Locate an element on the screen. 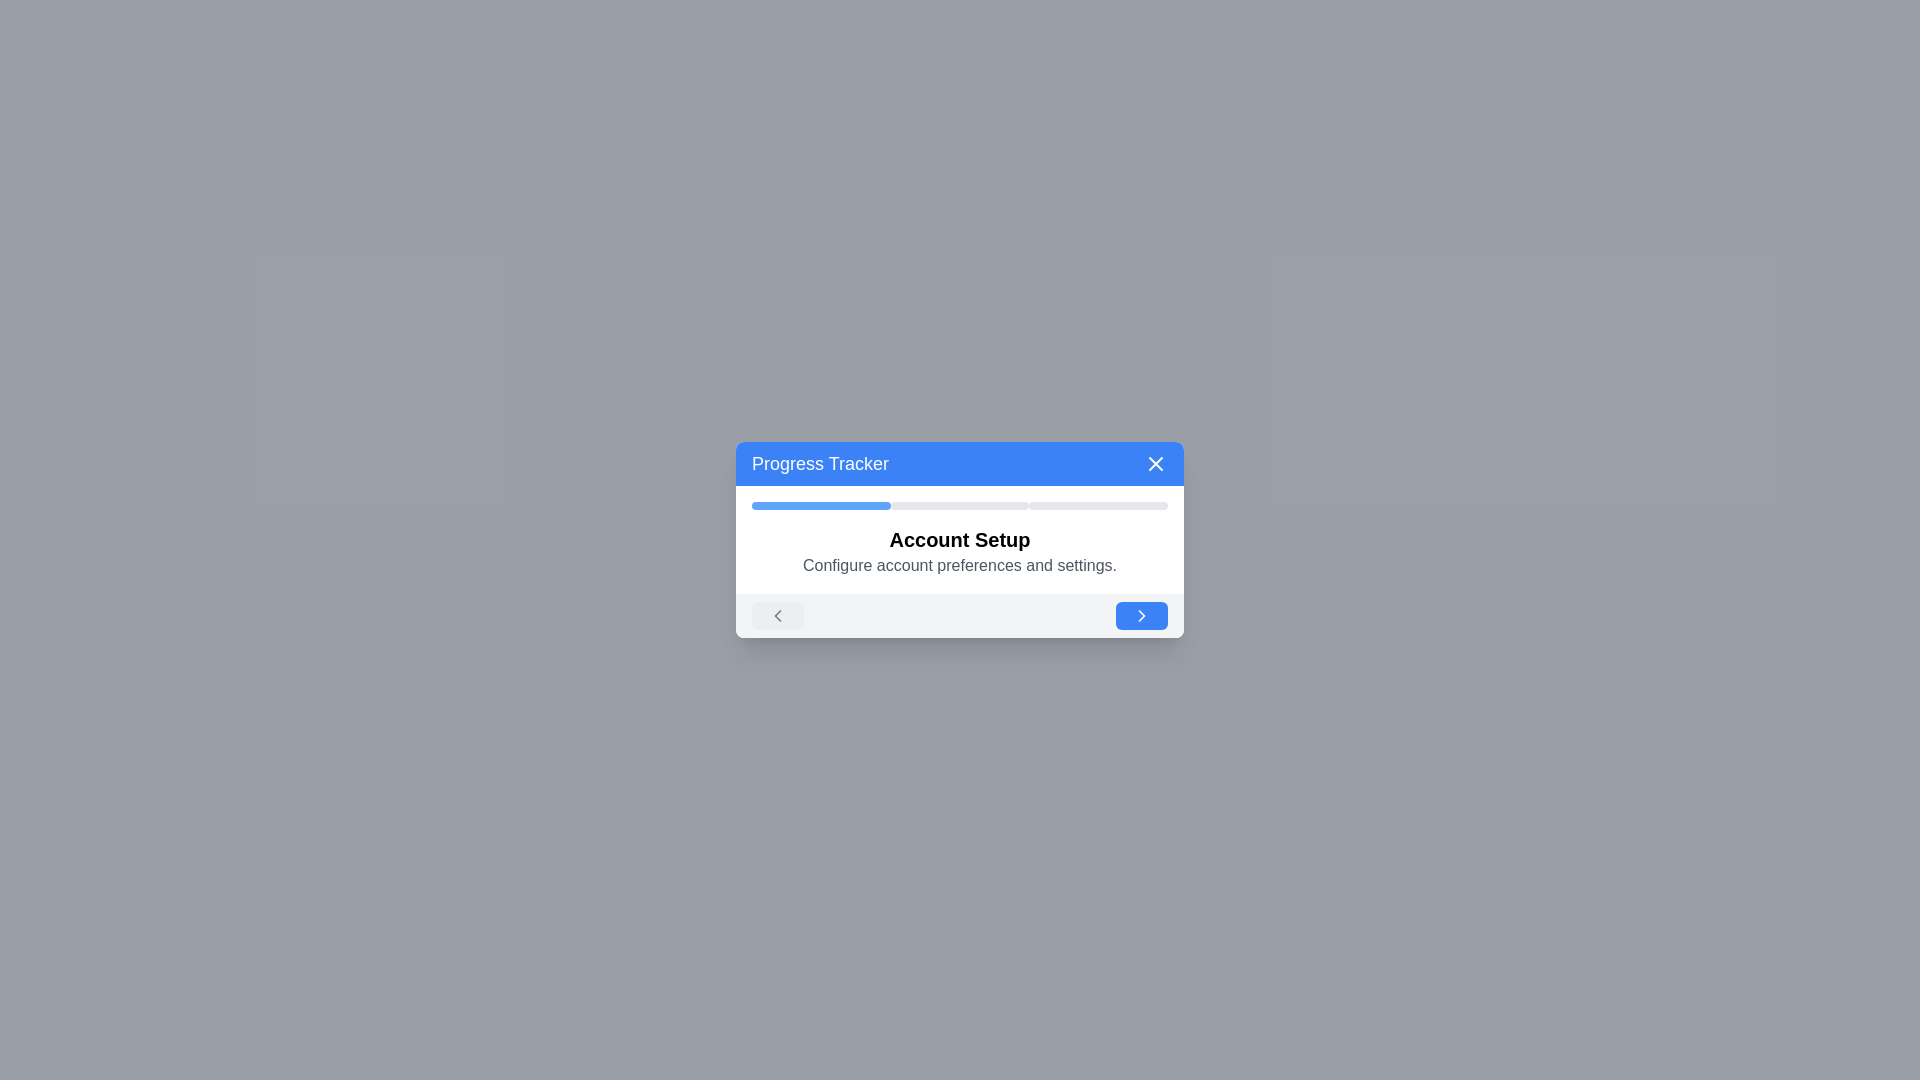 The image size is (1920, 1080). the left-pointing chevron-shaped icon embedded within the button in the footer area is located at coordinates (776, 615).